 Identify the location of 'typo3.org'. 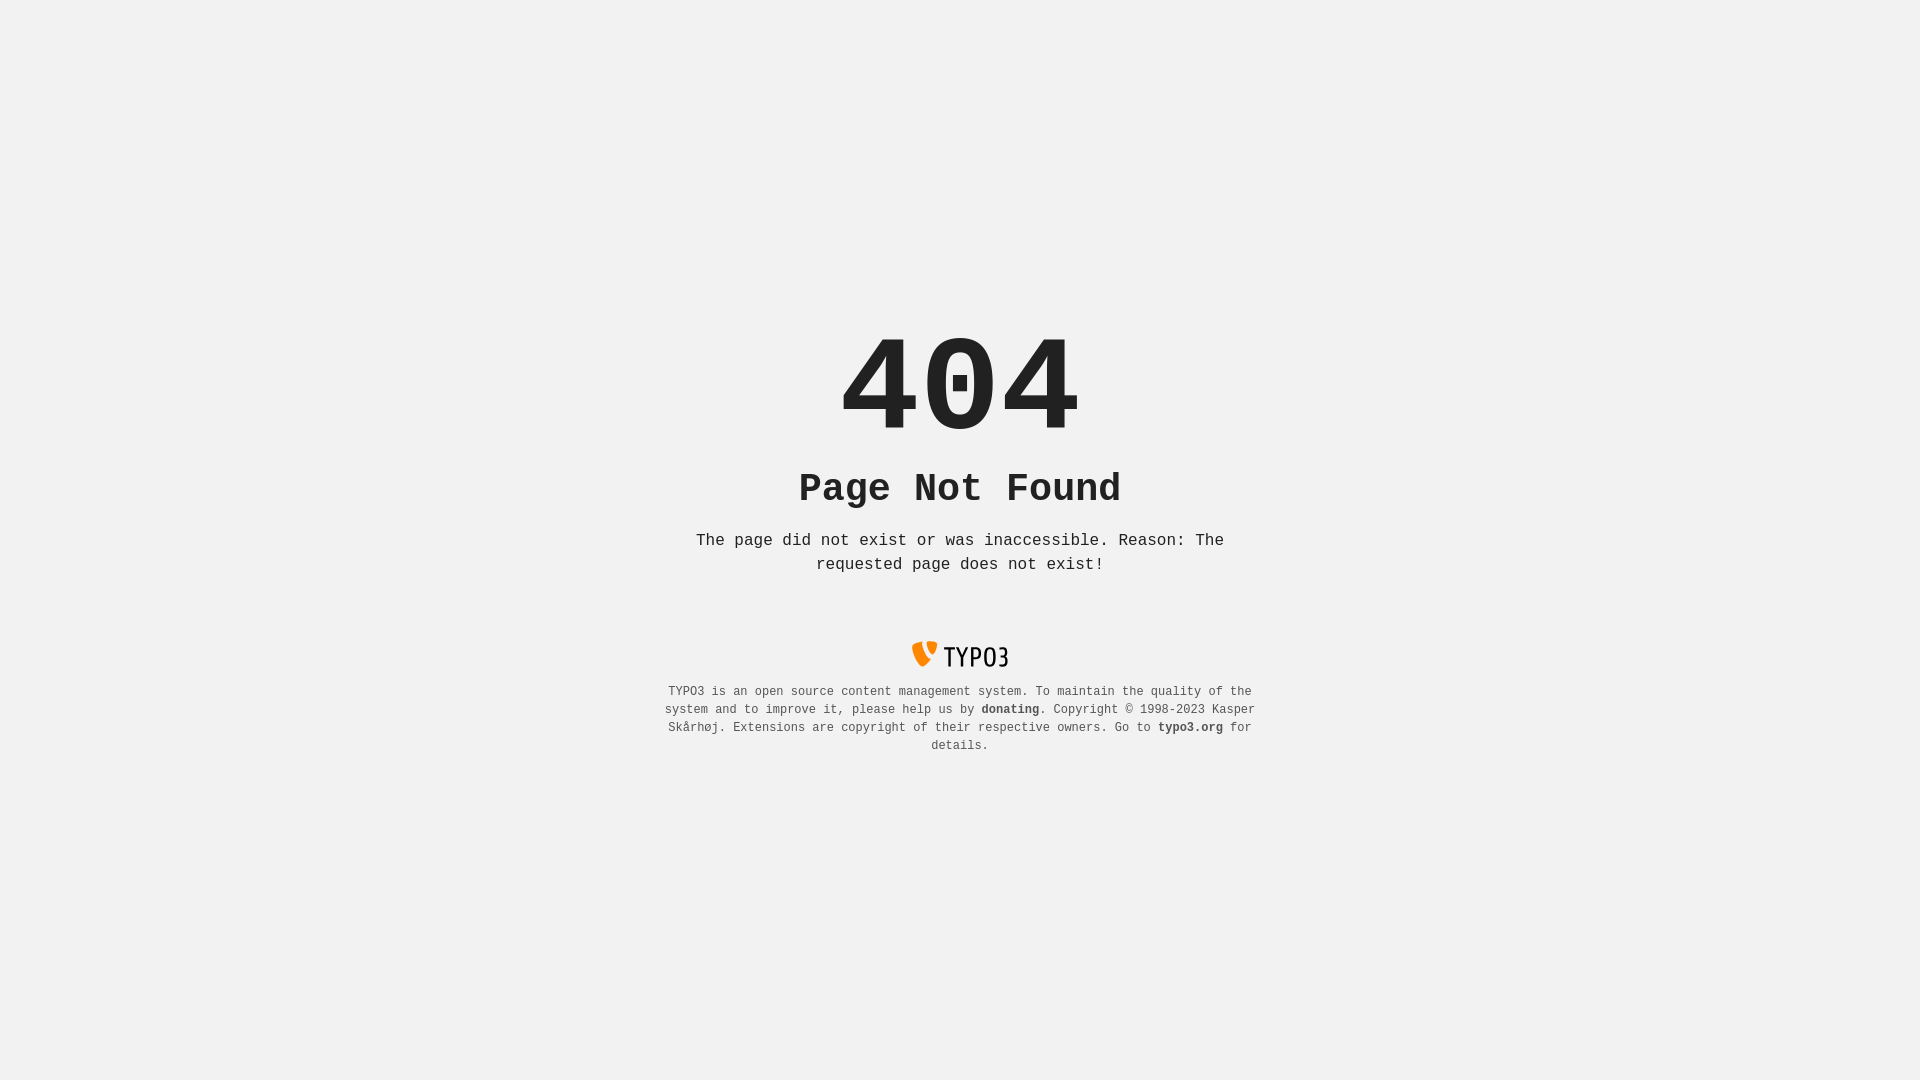
(1190, 728).